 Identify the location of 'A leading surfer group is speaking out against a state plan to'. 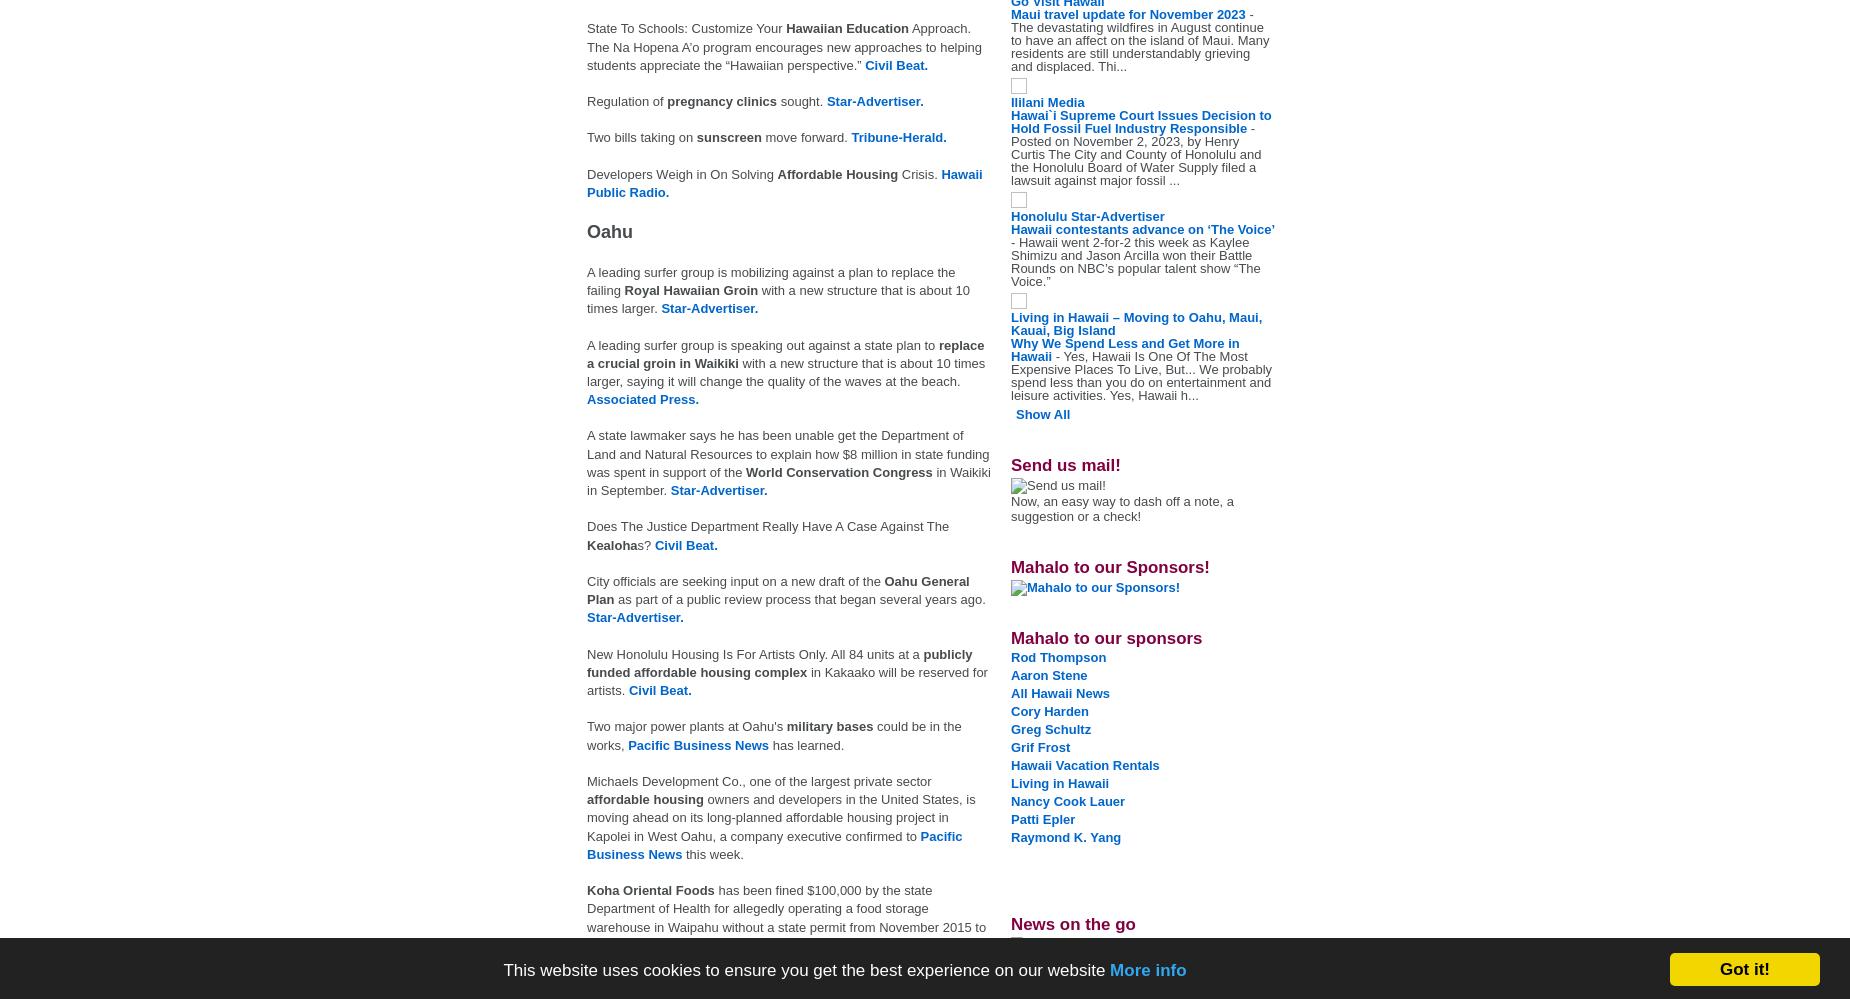
(762, 344).